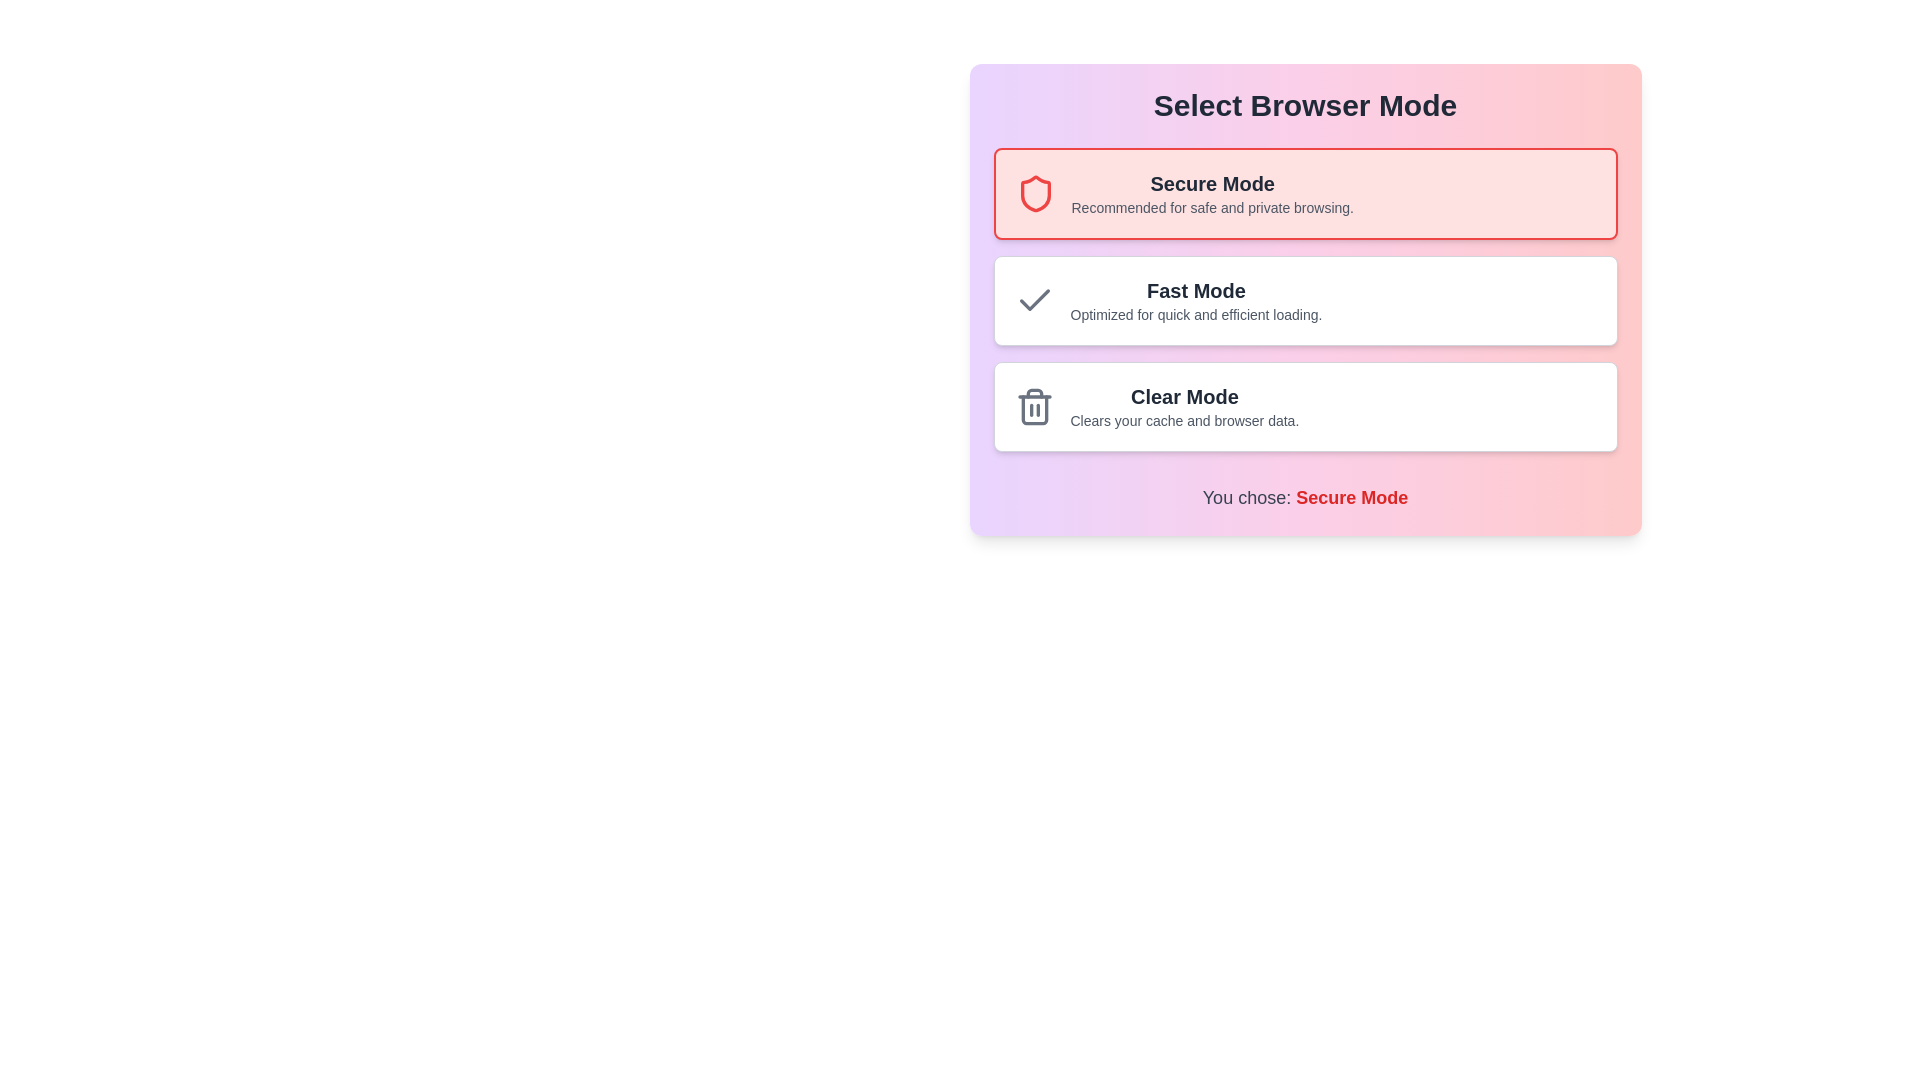 This screenshot has height=1080, width=1920. I want to click on the 'Fast Mode' option icon to toggle its state, which is visually indicated by the icon being placed to the left of the text 'Fast Mode' in the selection panel, so click(1034, 300).